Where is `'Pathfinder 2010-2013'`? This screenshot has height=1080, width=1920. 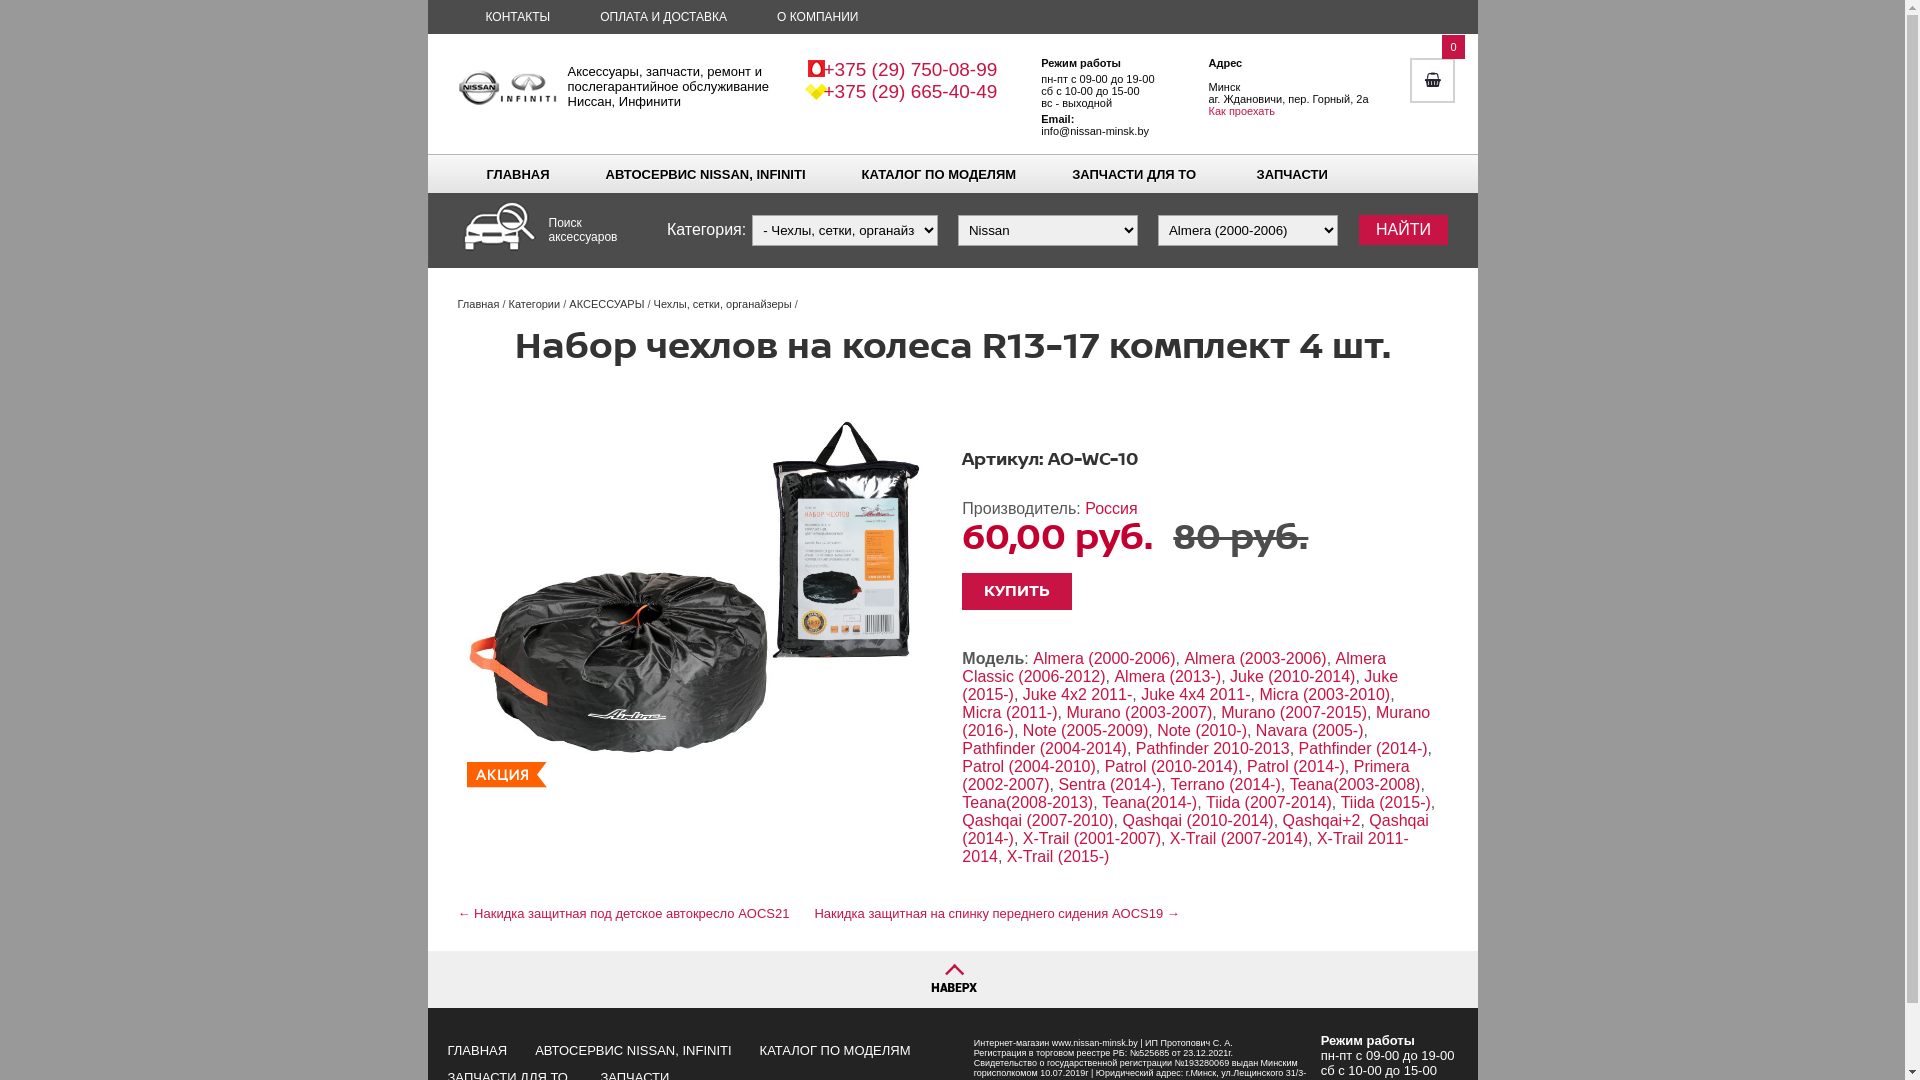 'Pathfinder 2010-2013' is located at coordinates (1212, 748).